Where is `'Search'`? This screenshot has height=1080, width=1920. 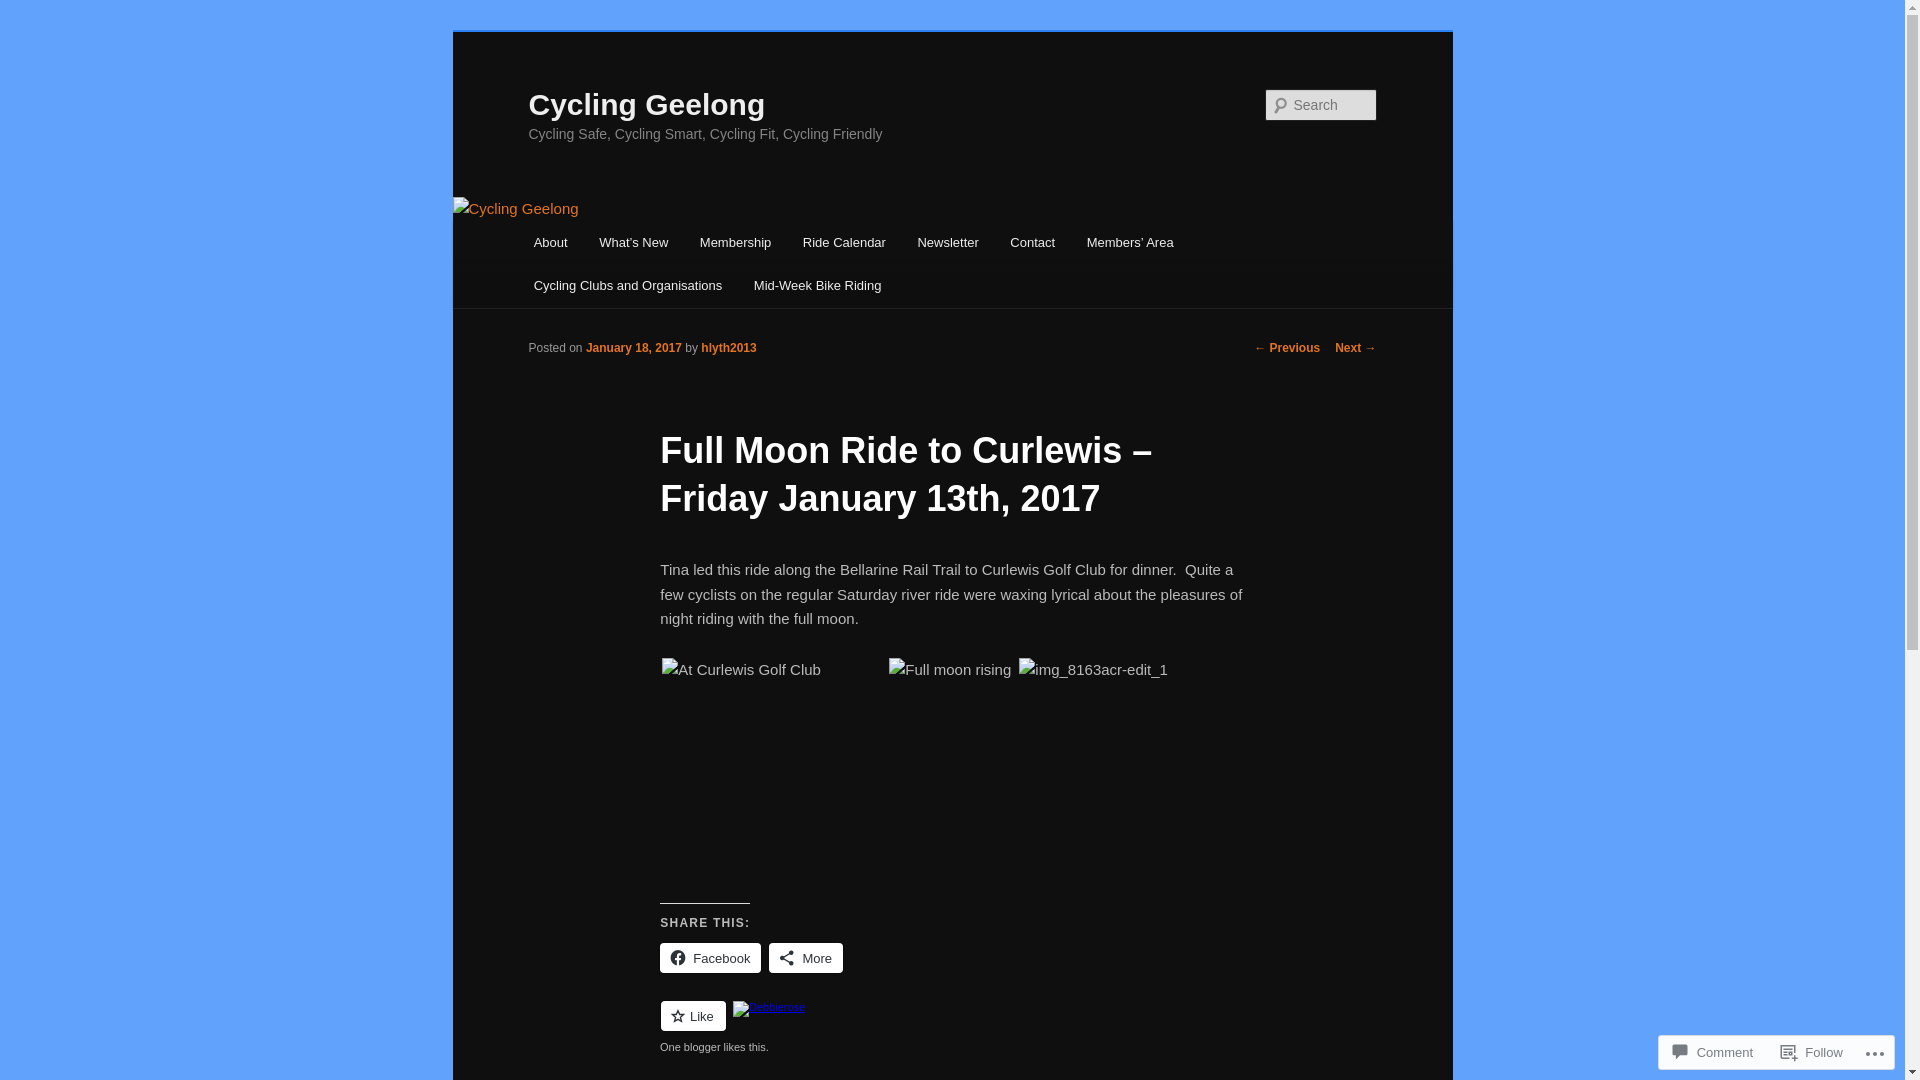
'Search' is located at coordinates (32, 11).